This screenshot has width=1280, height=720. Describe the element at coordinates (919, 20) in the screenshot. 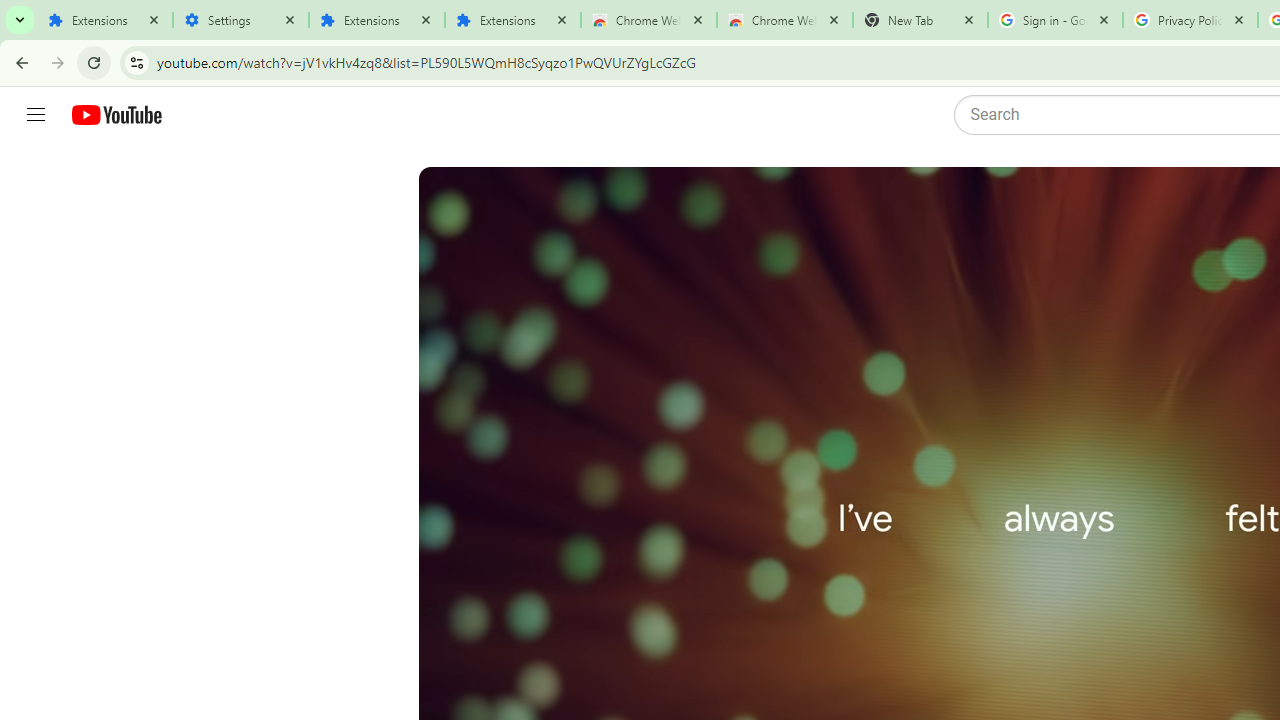

I see `'New Tab'` at that location.